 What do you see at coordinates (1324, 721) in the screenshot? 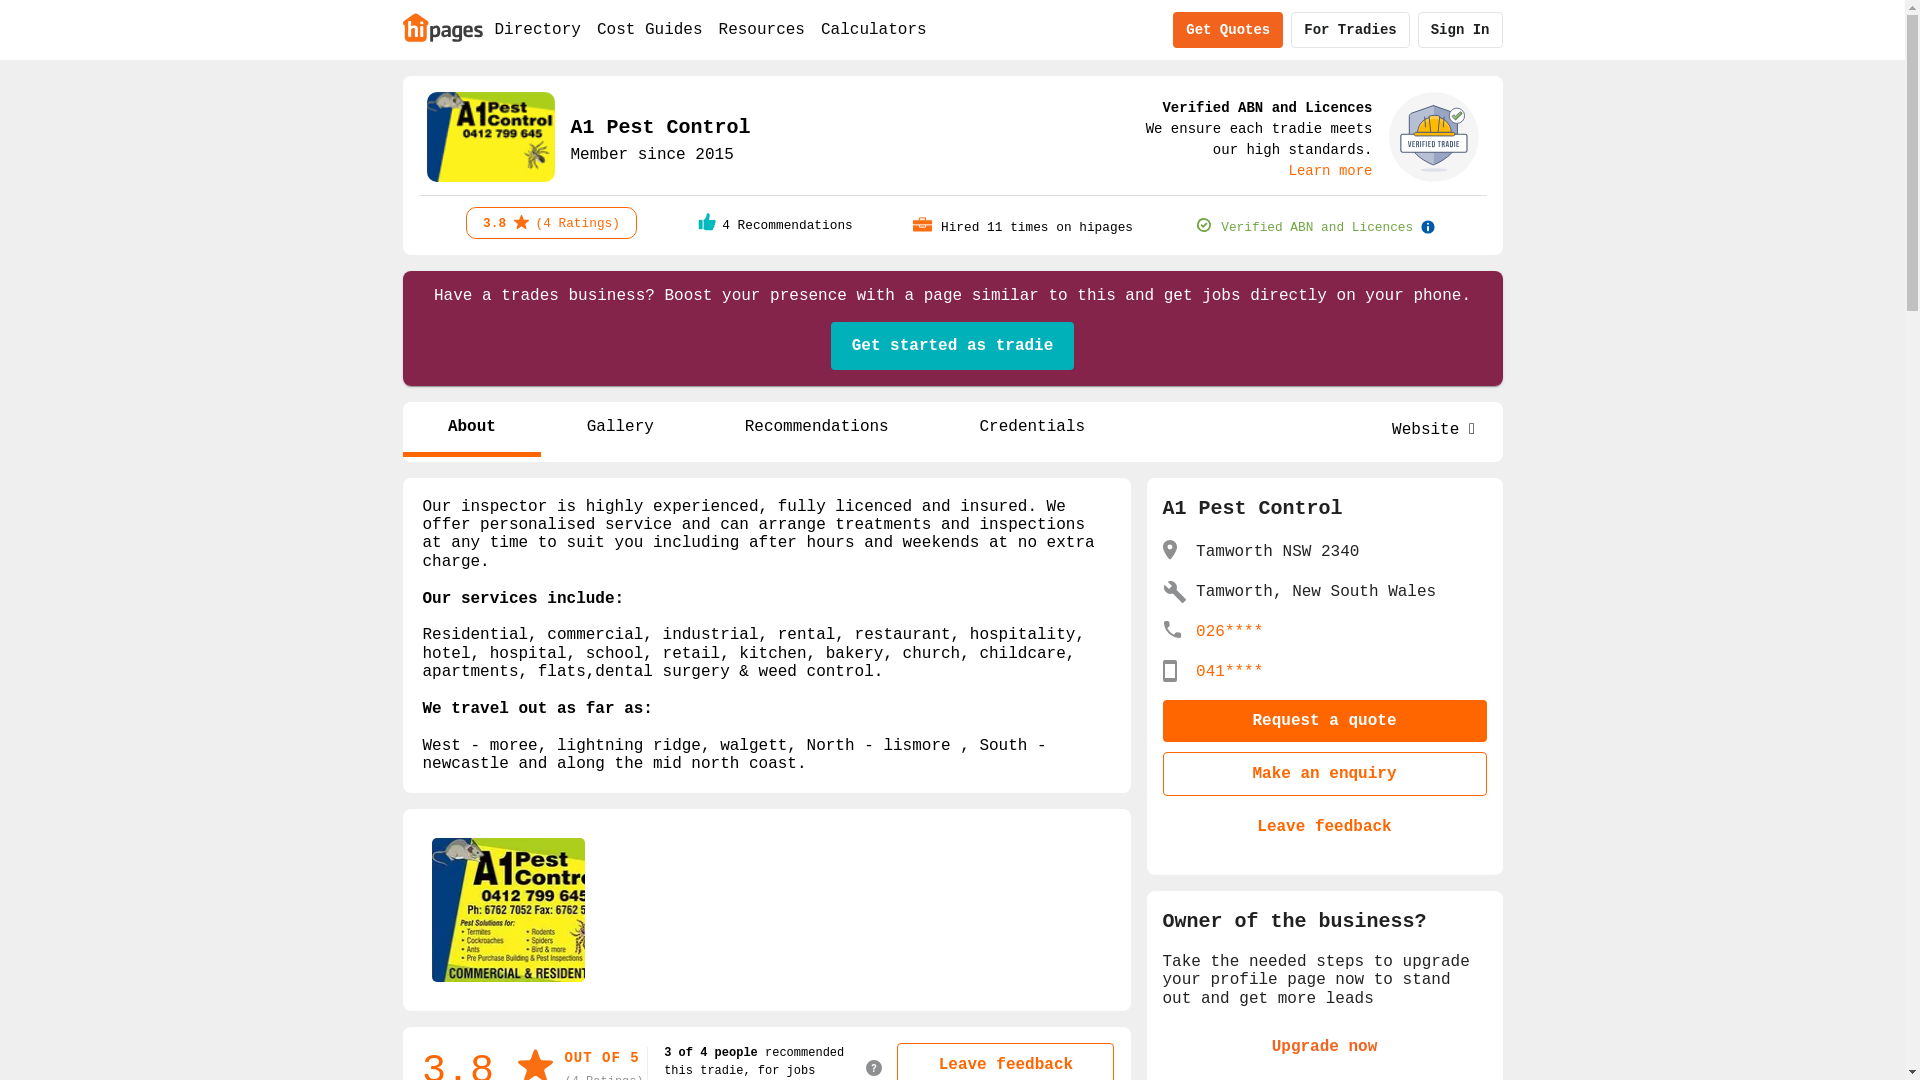
I see `'Request a quote'` at bounding box center [1324, 721].